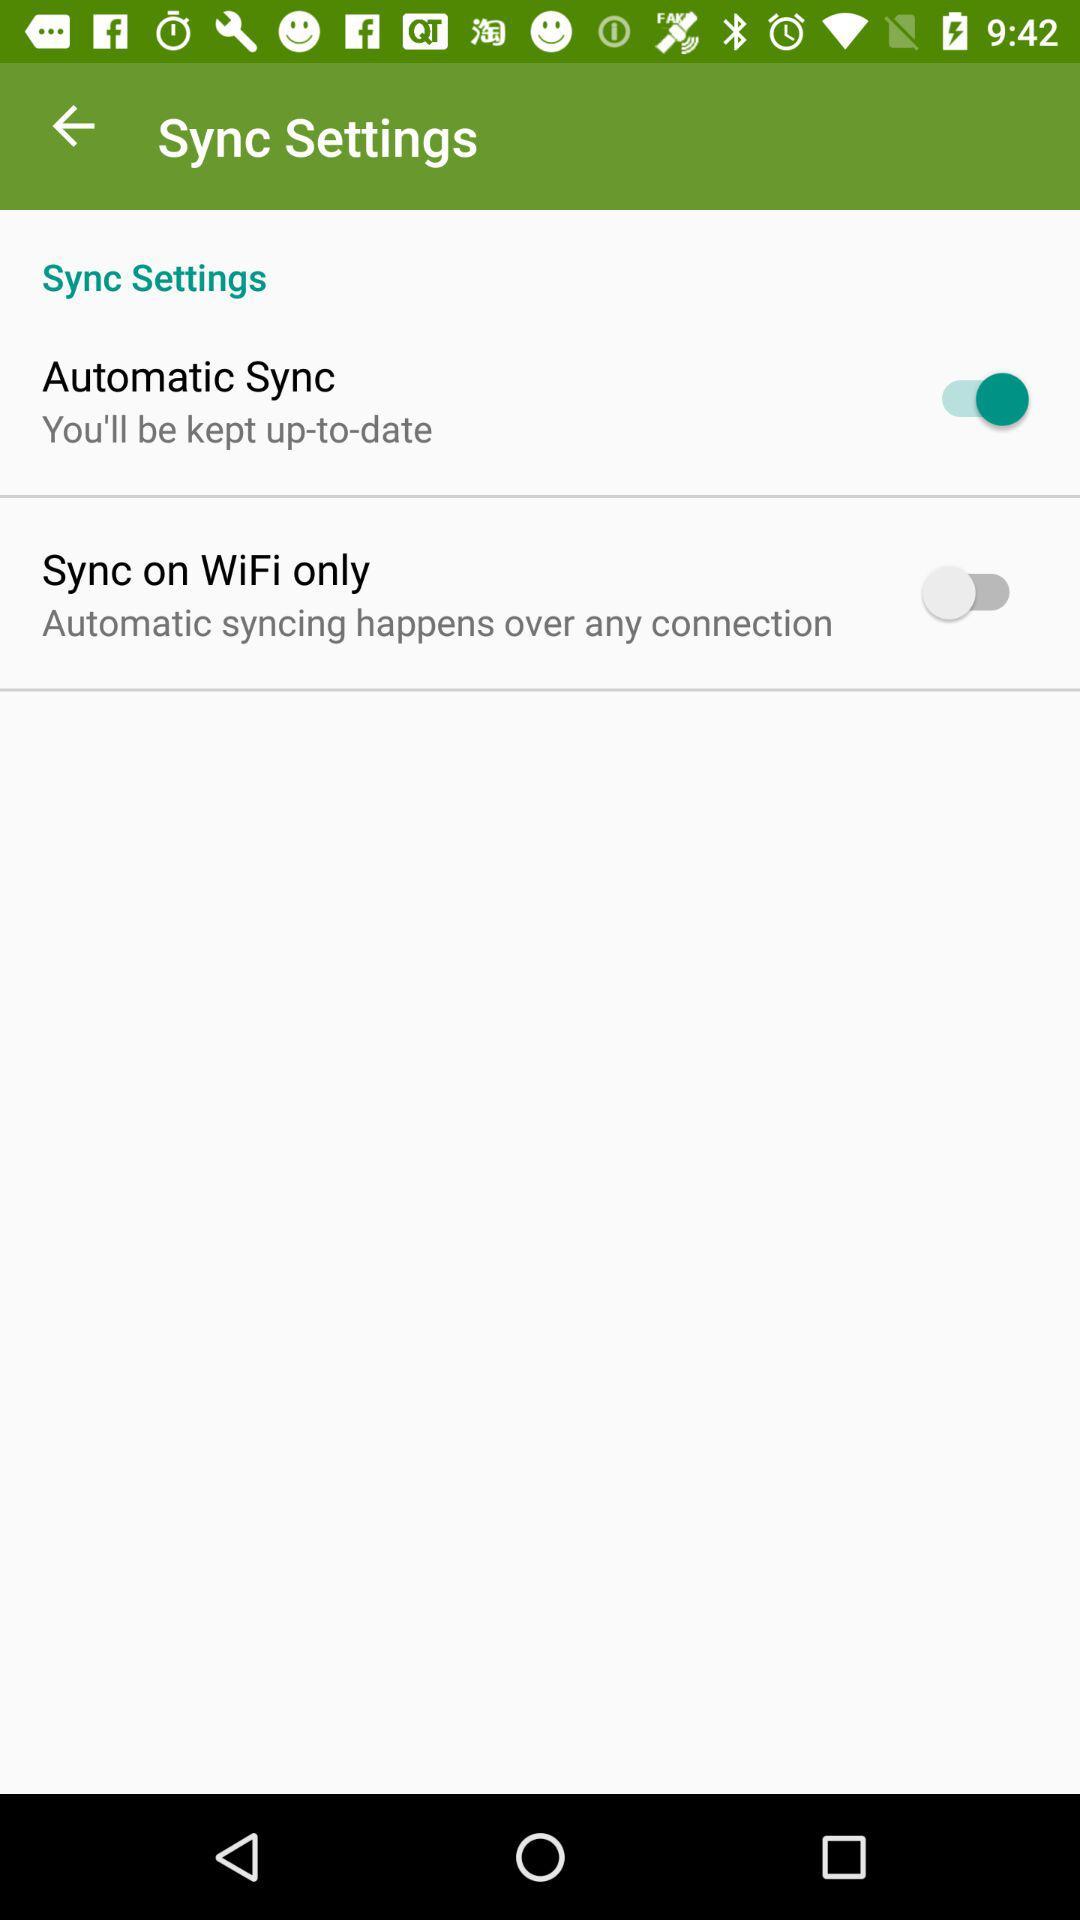 The image size is (1080, 1920). I want to click on item above the sync settings, so click(72, 130).